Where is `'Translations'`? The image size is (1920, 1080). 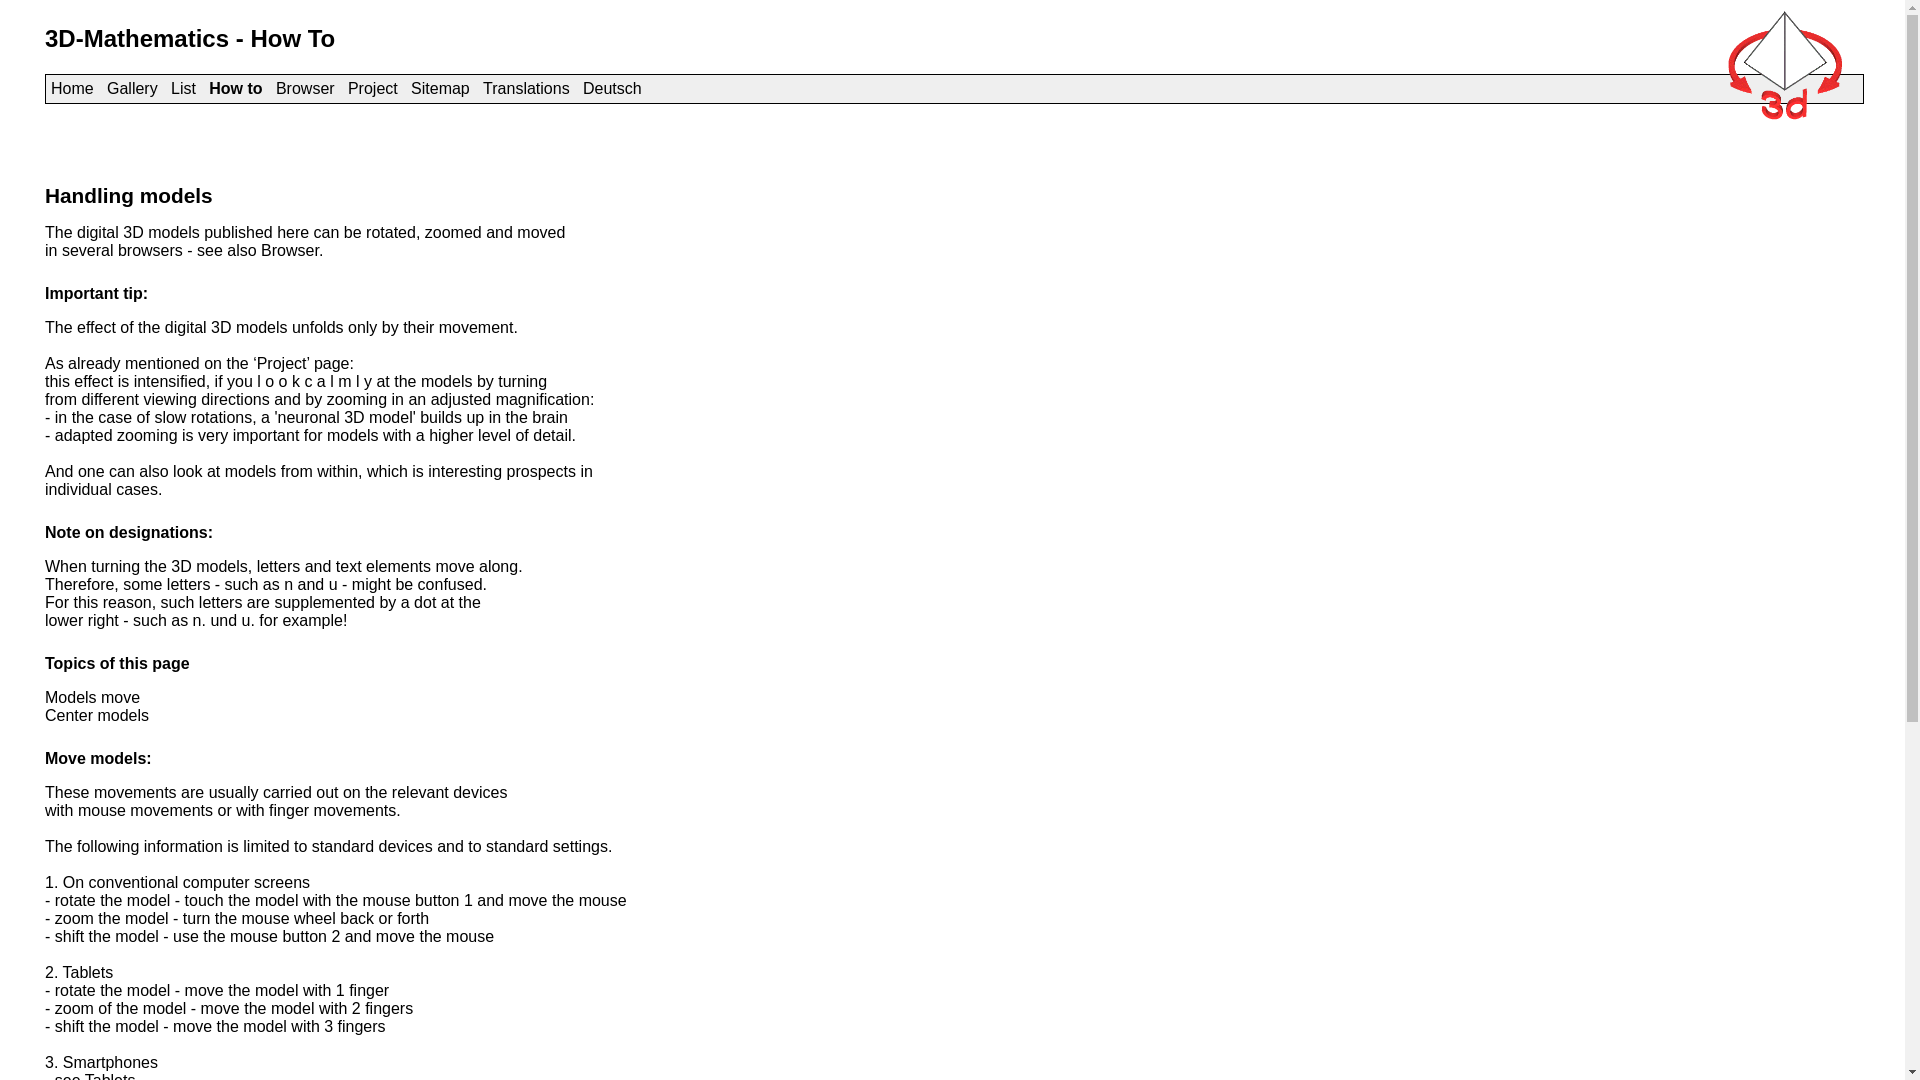 'Translations' is located at coordinates (526, 87).